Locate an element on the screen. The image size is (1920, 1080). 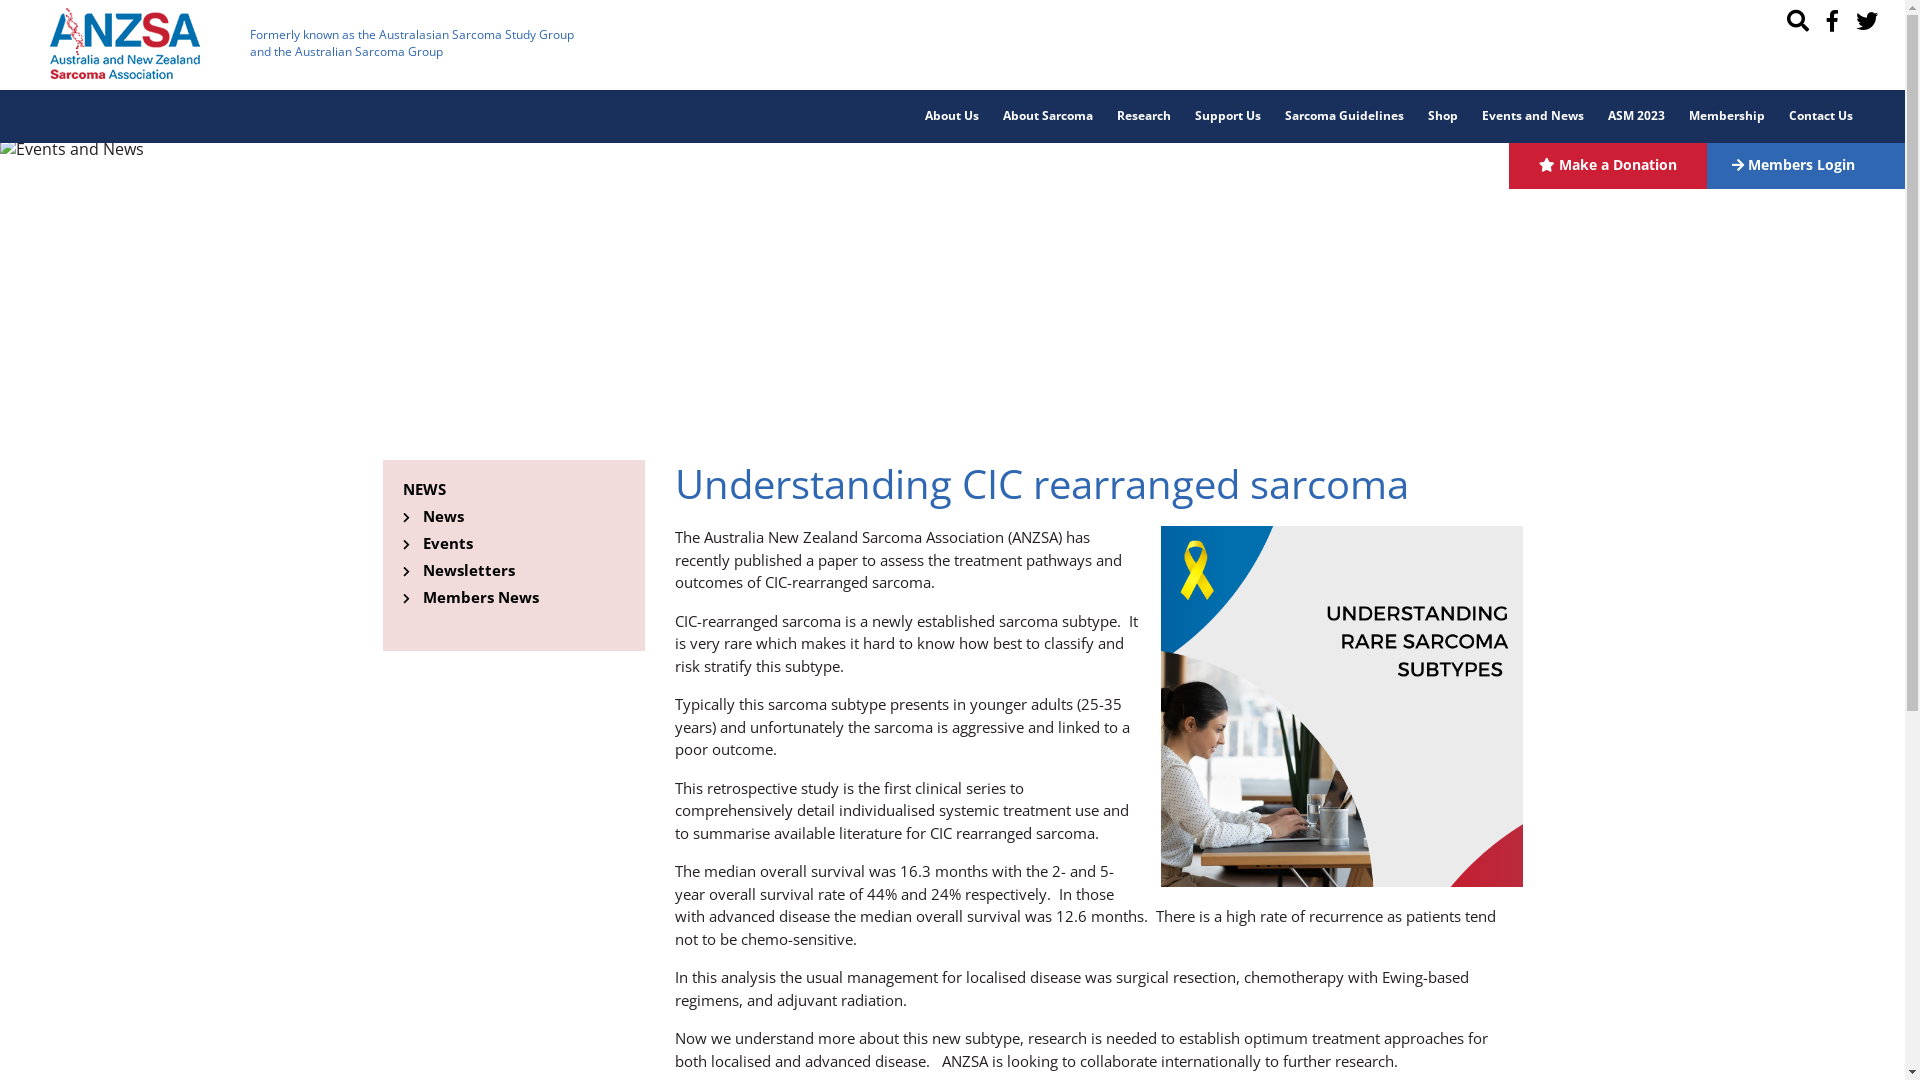
'Make a Donation' is located at coordinates (1608, 163).